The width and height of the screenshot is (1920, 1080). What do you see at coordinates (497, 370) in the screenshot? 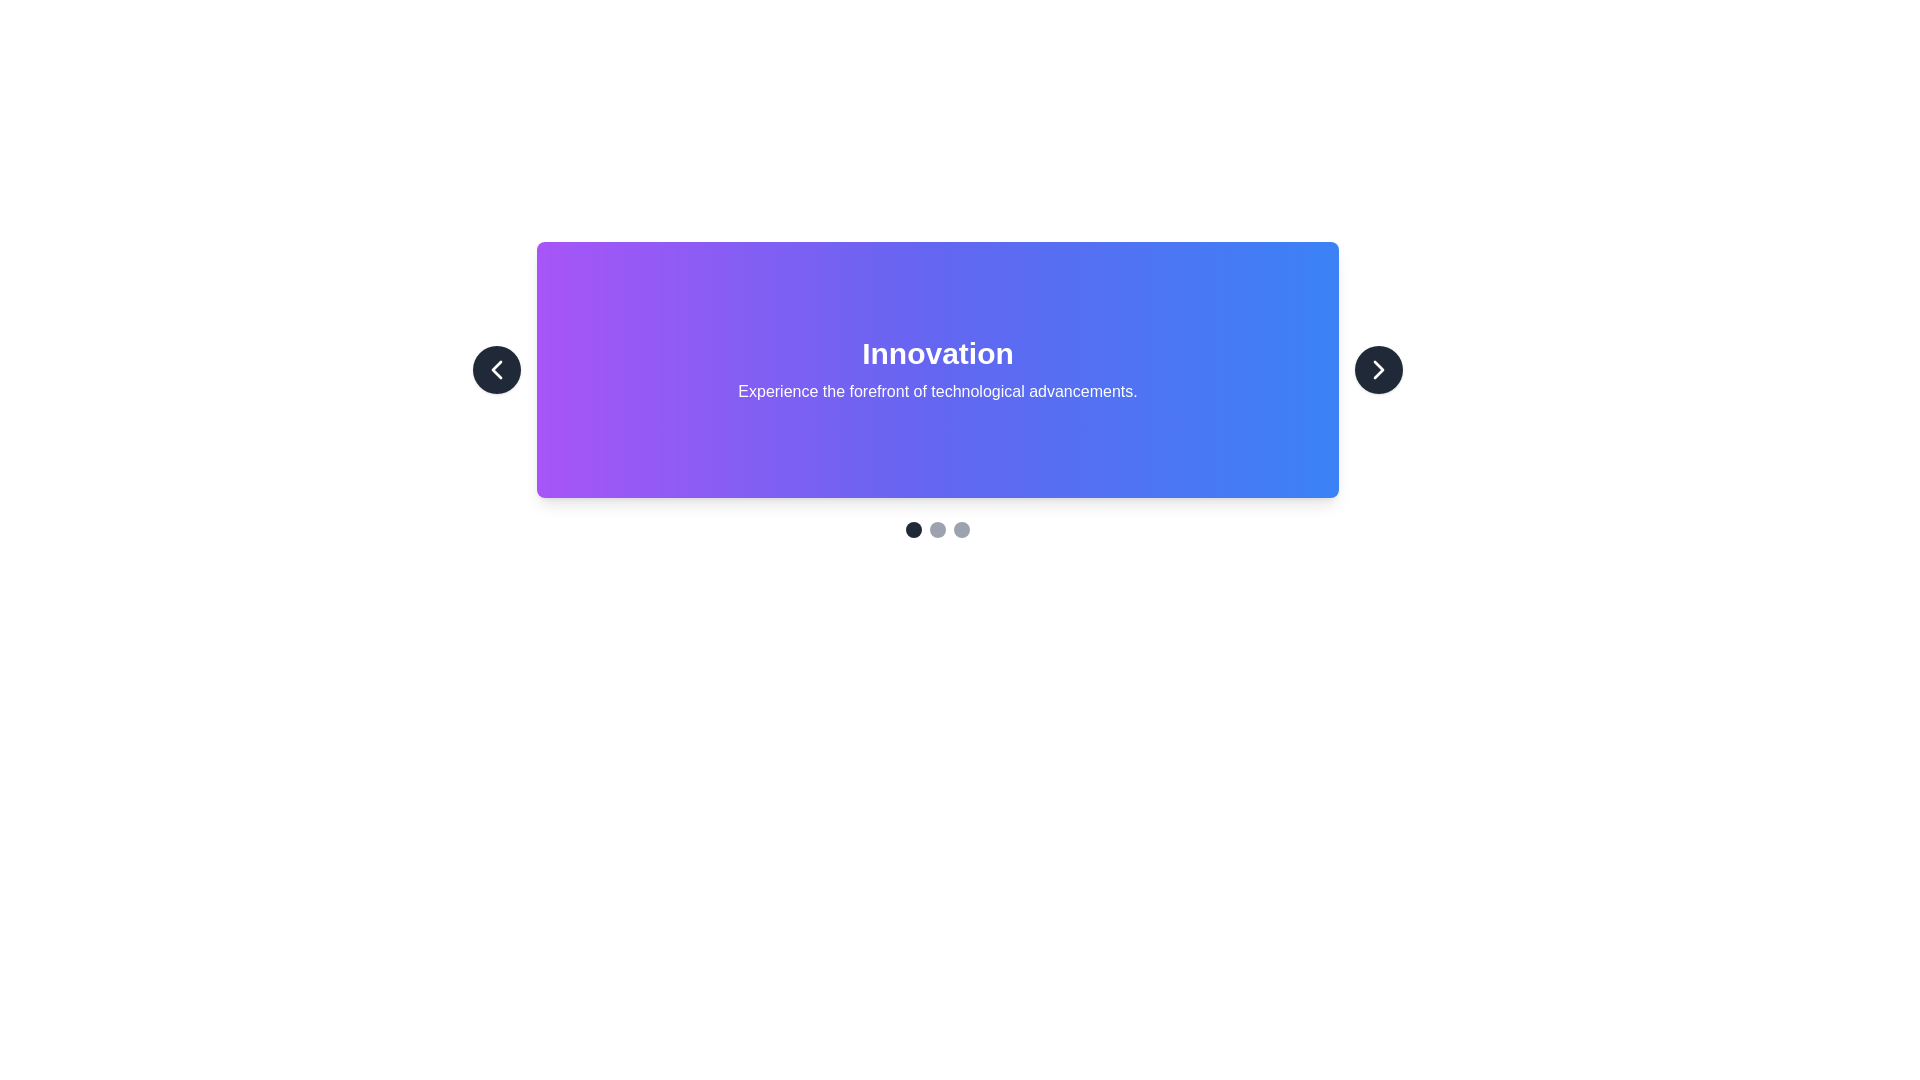
I see `the leftward-pointing chevron icon within the circular button located on the left side of the main rectangular card about innovation` at bounding box center [497, 370].